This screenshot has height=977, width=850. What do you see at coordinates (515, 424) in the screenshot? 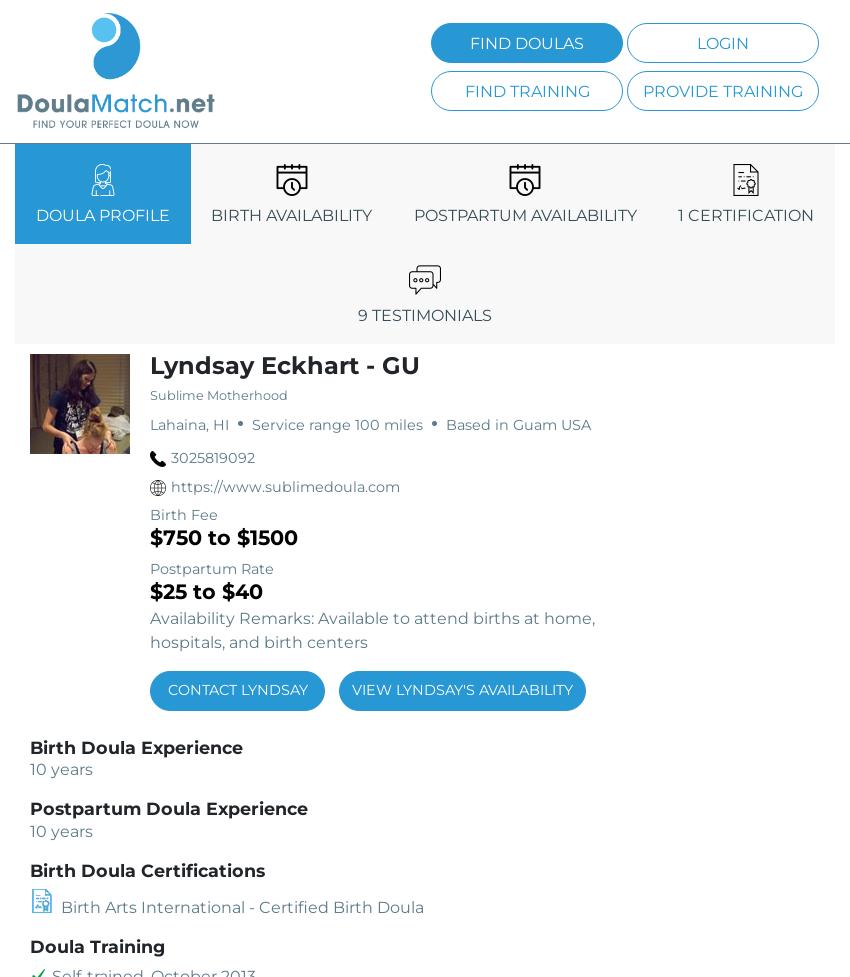
I see `'Based in Guam USA'` at bounding box center [515, 424].